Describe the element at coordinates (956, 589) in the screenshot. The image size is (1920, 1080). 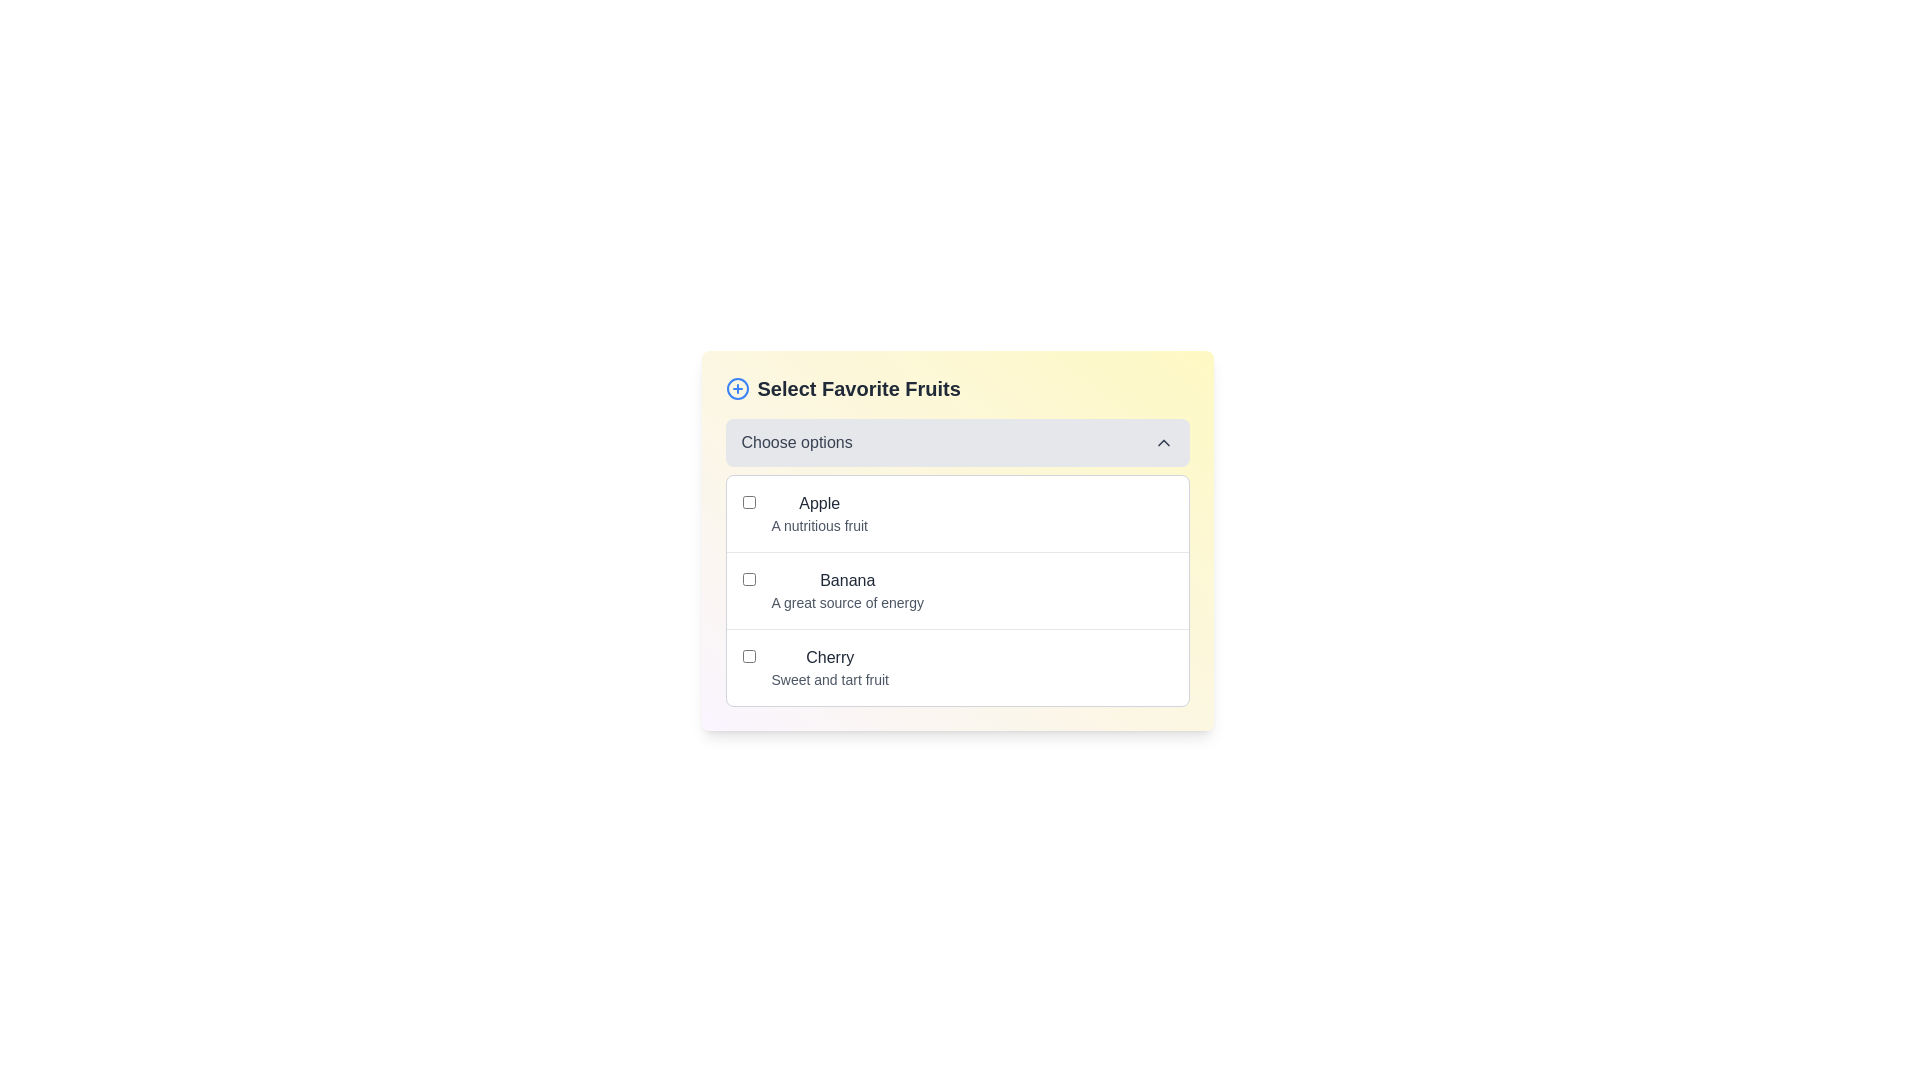
I see `the checkbox labeled 'Banana'` at that location.